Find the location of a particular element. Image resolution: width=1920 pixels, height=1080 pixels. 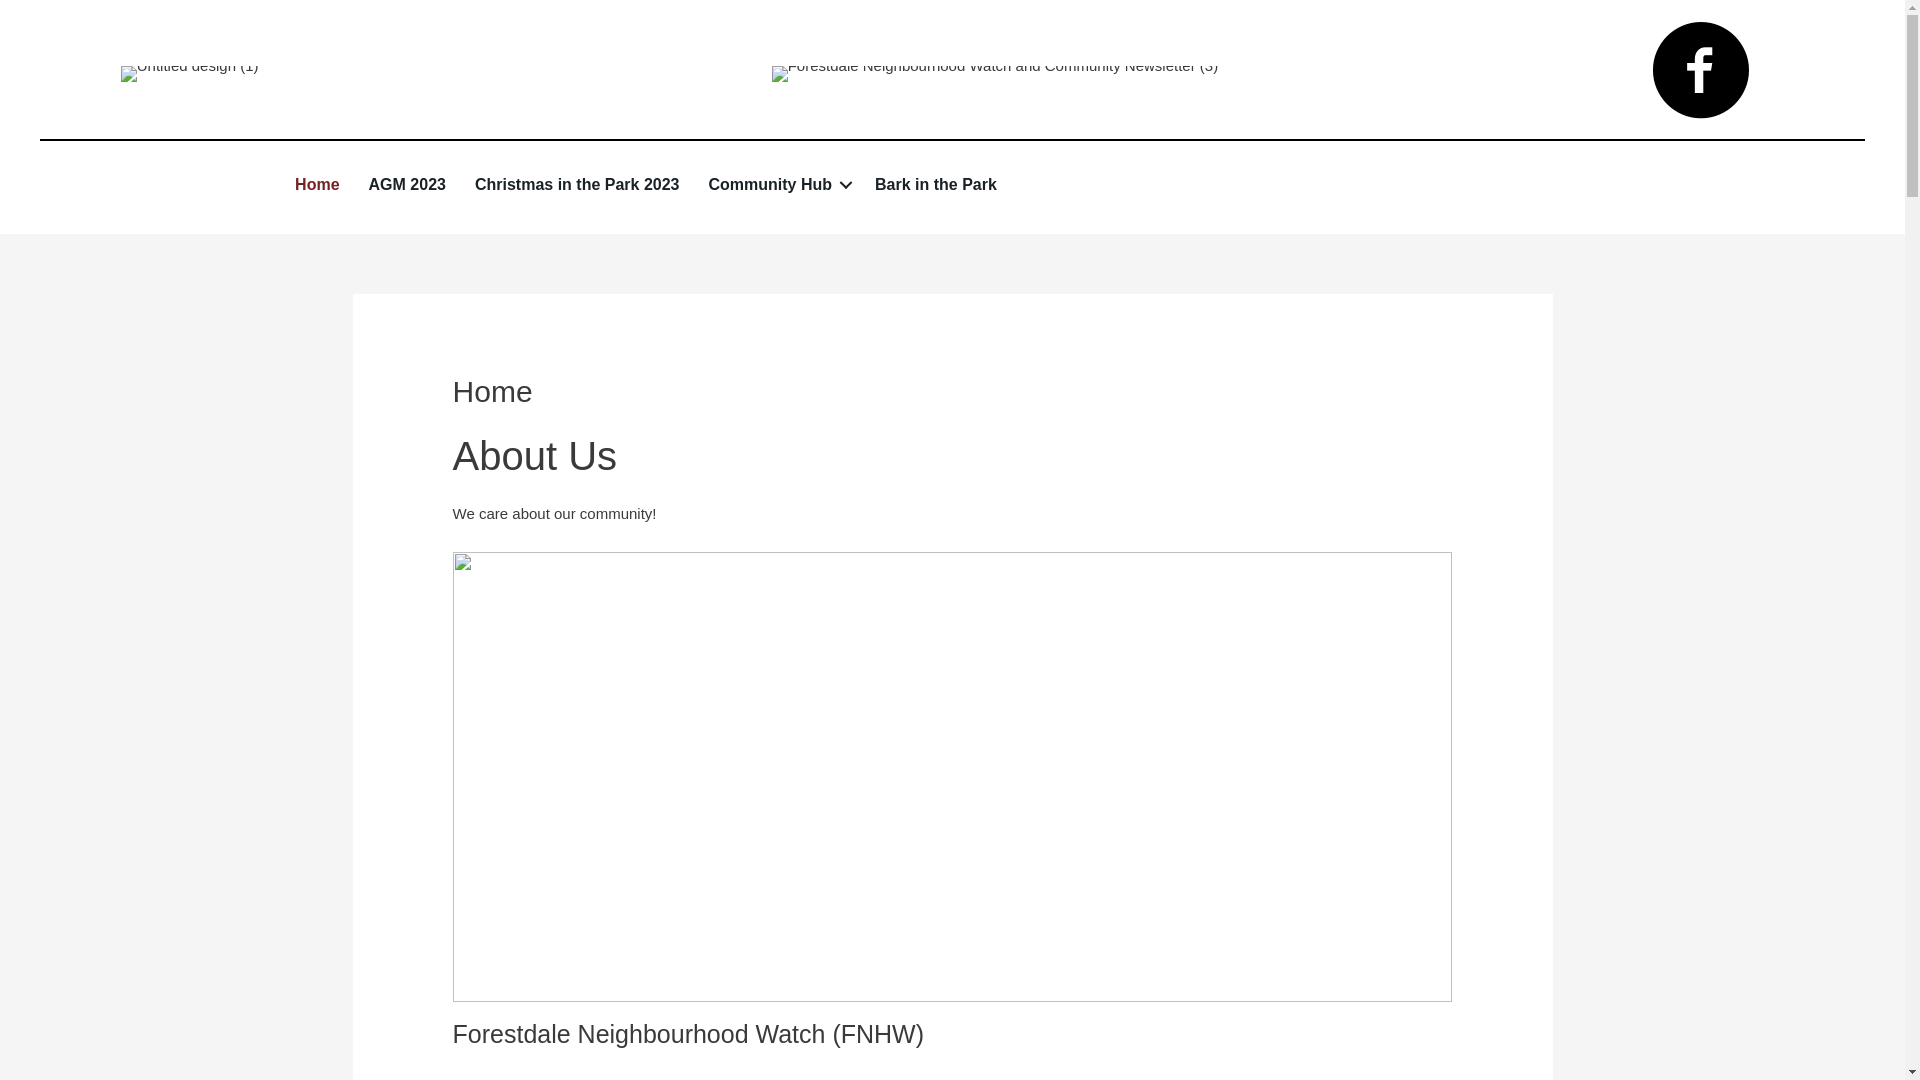

'Untitled design (1)' is located at coordinates (190, 72).